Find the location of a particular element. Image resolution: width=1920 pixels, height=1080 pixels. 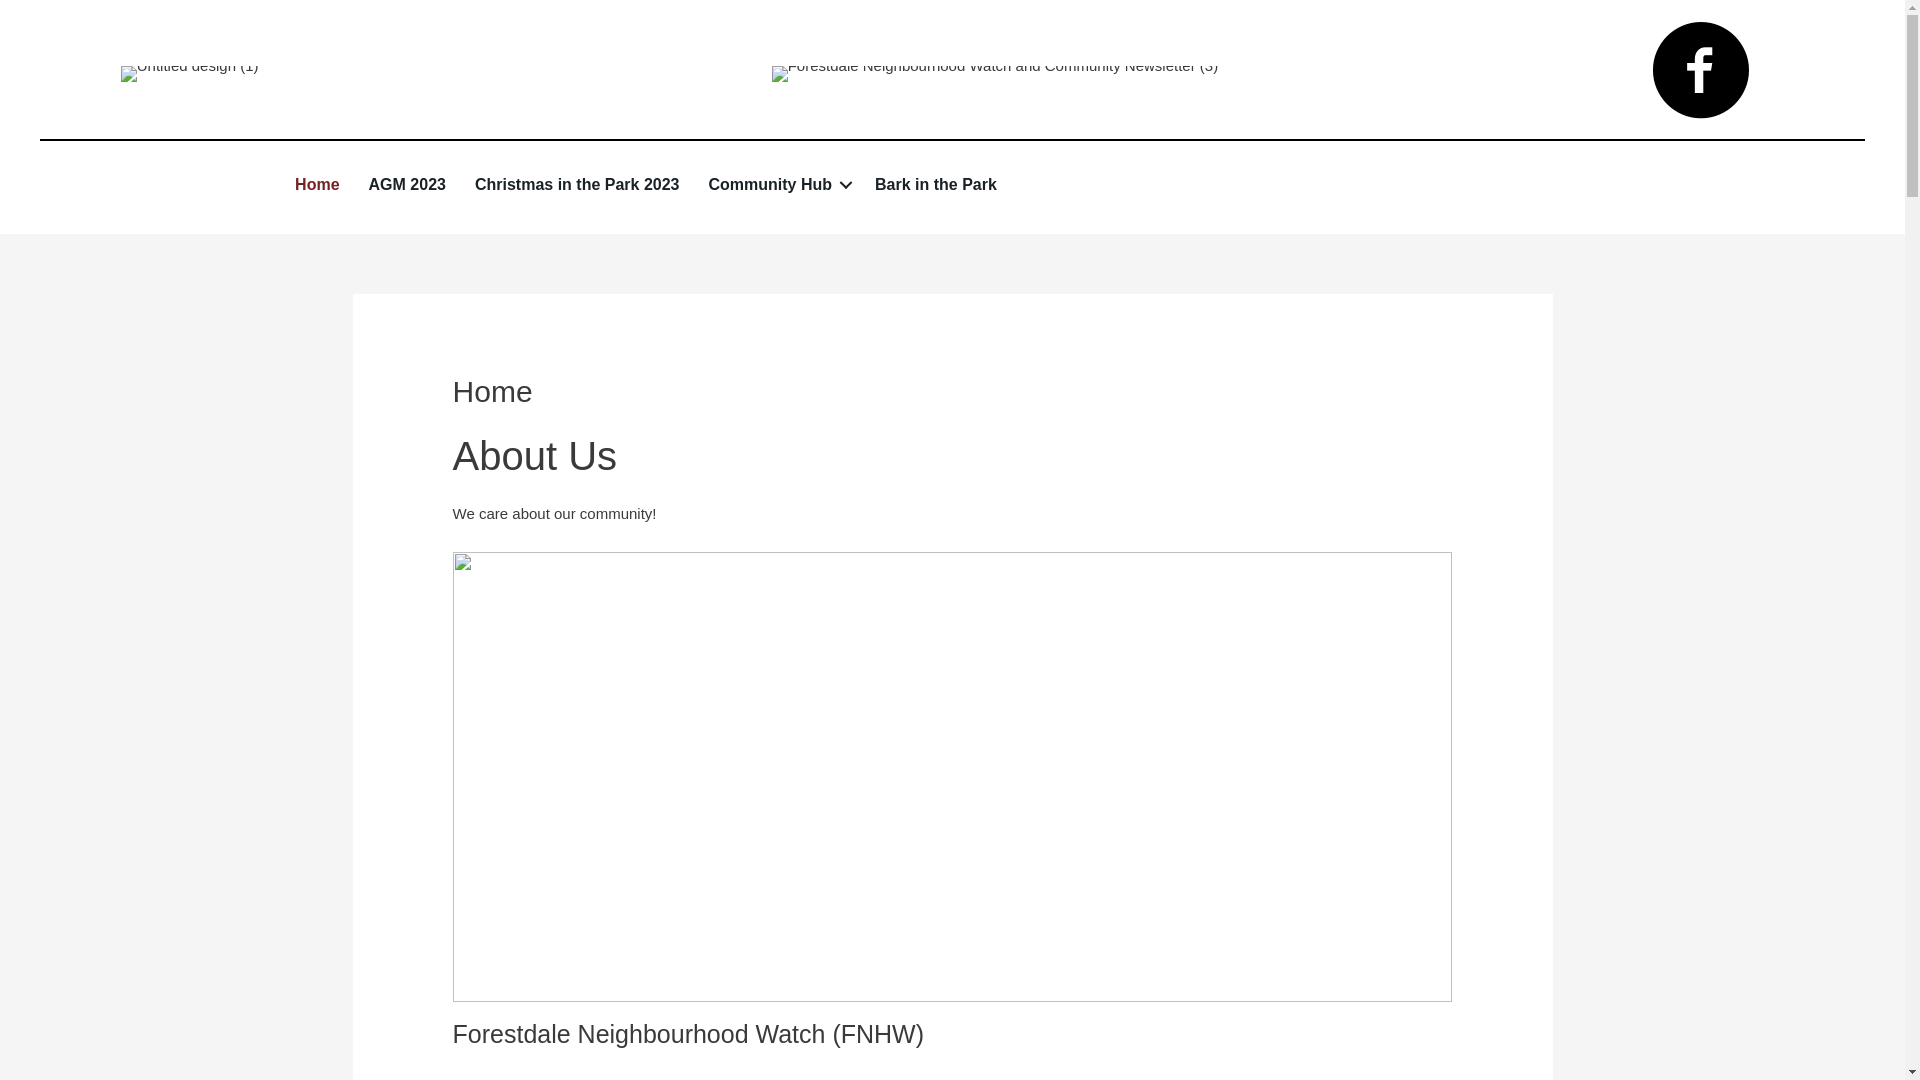

'Untitled design (1)' is located at coordinates (190, 72).